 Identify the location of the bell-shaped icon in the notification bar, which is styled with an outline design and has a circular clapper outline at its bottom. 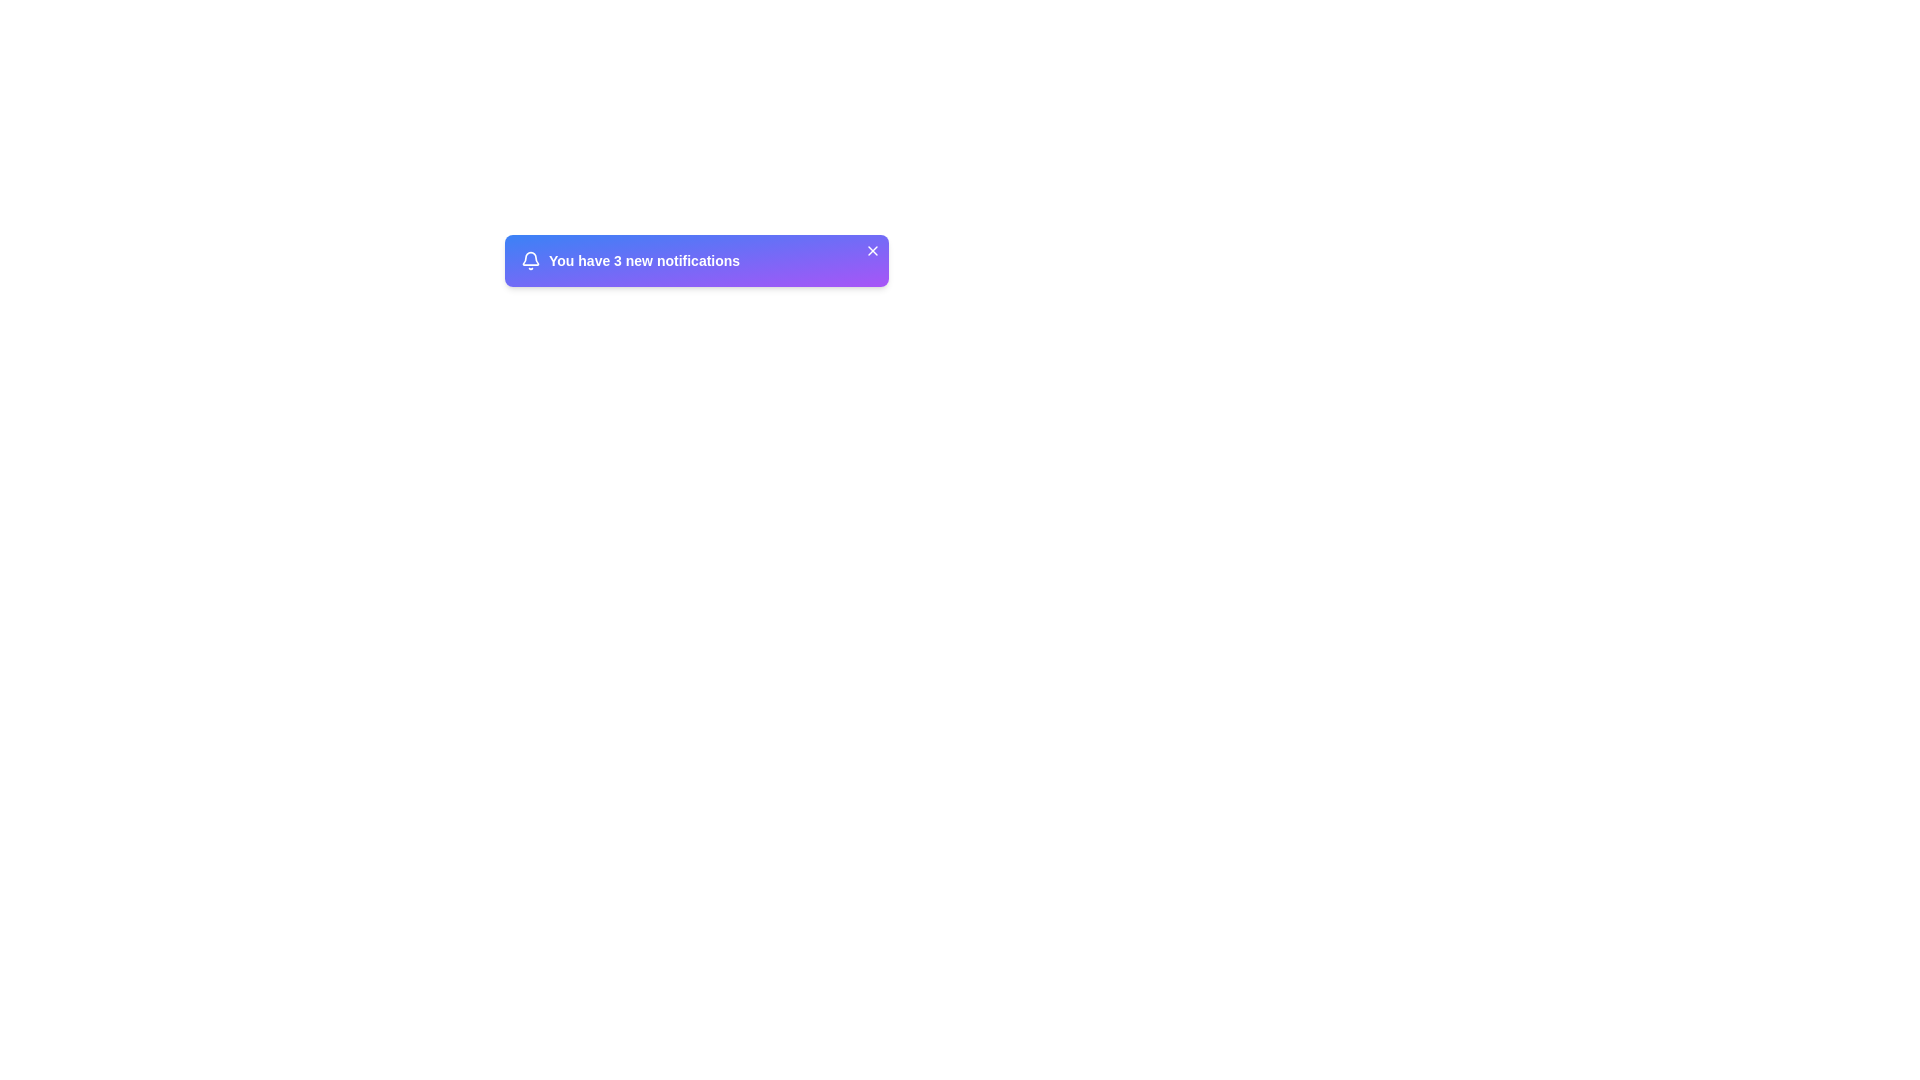
(531, 260).